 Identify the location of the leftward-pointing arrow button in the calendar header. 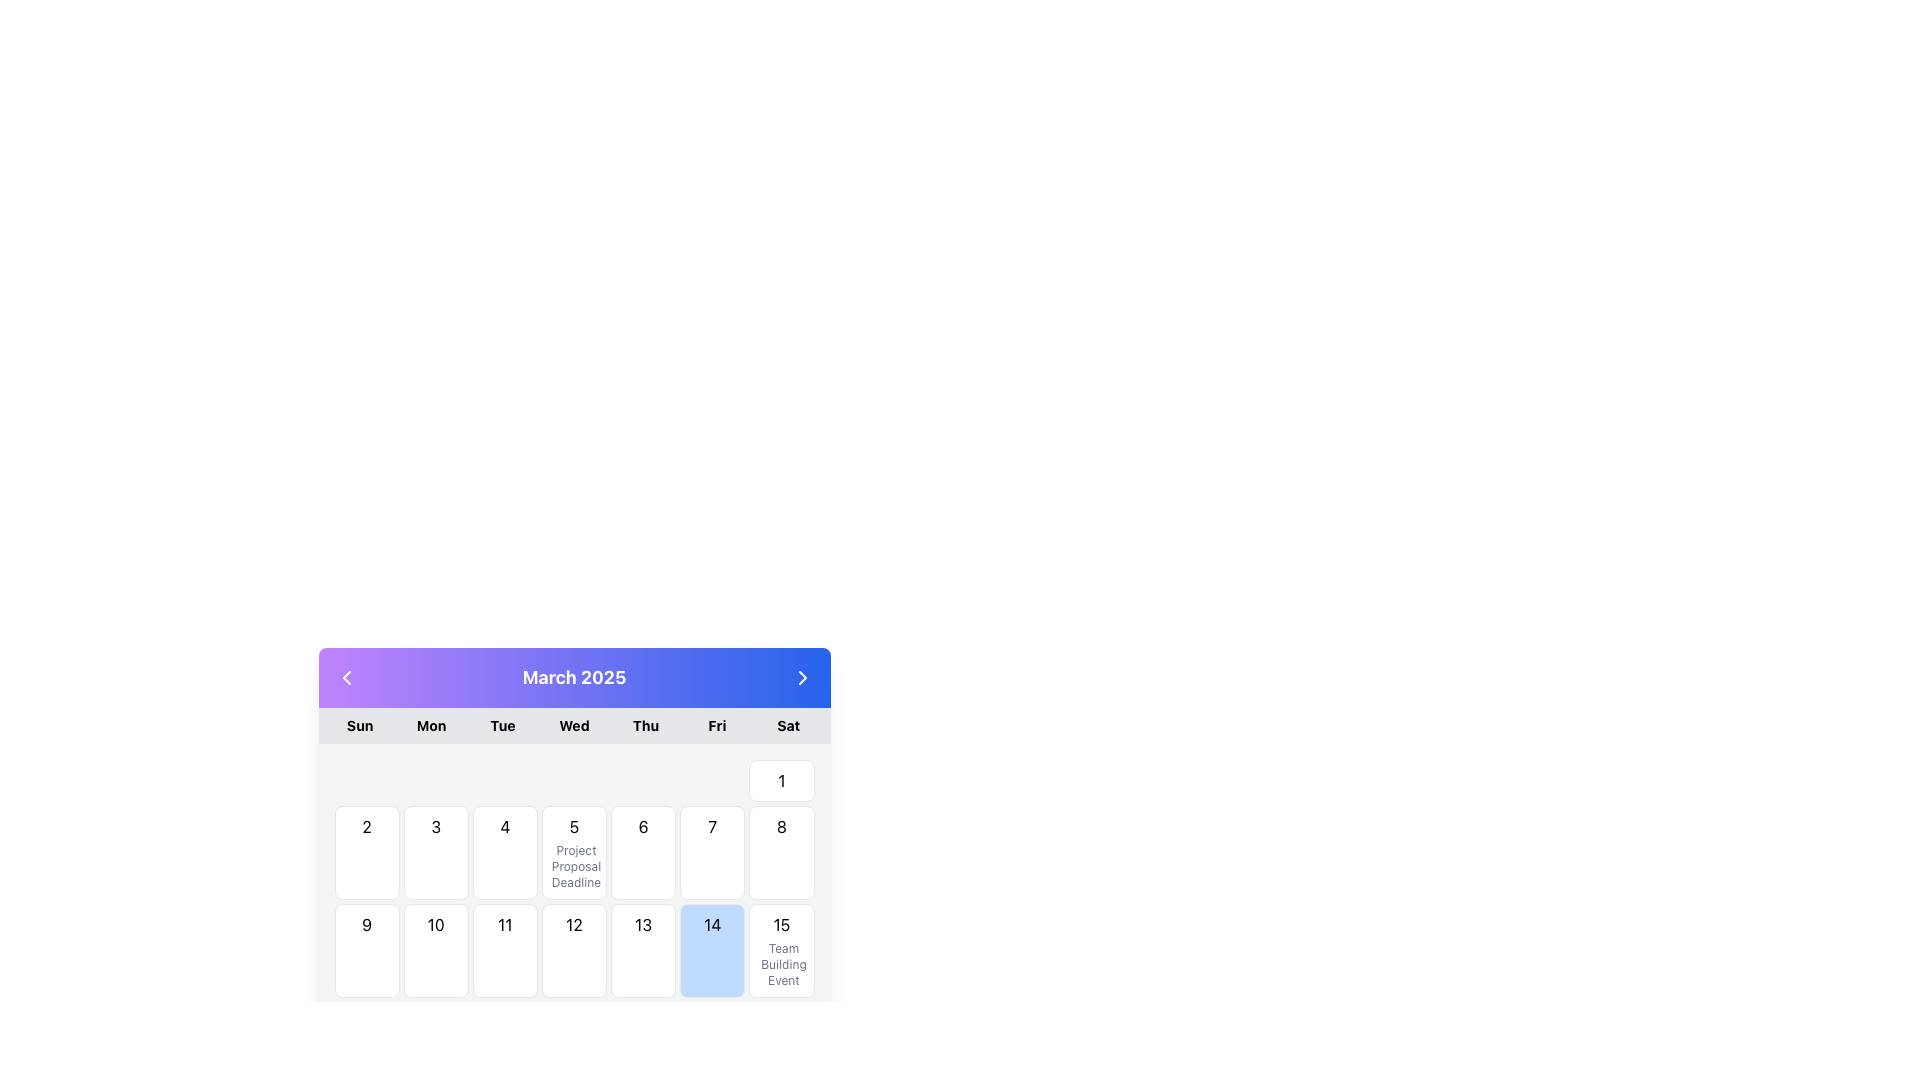
(346, 677).